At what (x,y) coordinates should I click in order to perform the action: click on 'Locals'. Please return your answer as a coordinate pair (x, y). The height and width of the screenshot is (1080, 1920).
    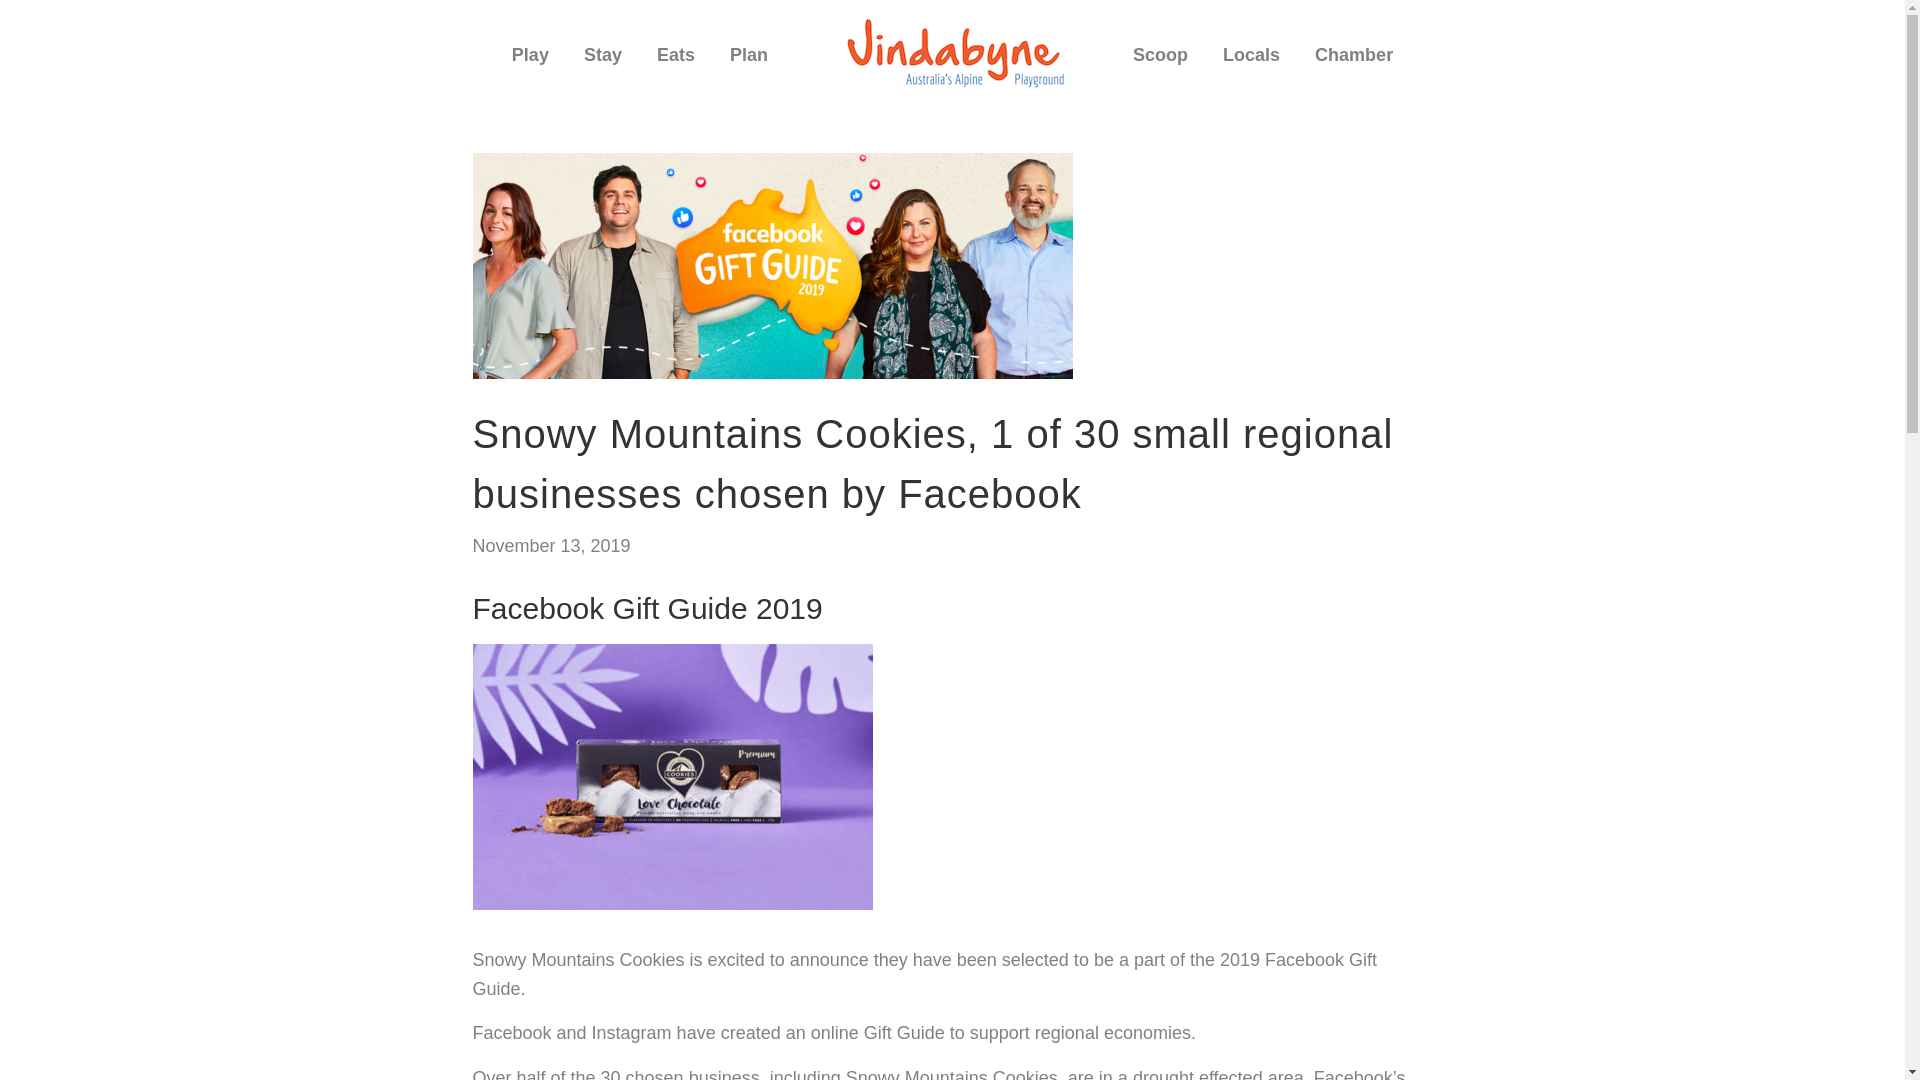
    Looking at the image, I should click on (1250, 54).